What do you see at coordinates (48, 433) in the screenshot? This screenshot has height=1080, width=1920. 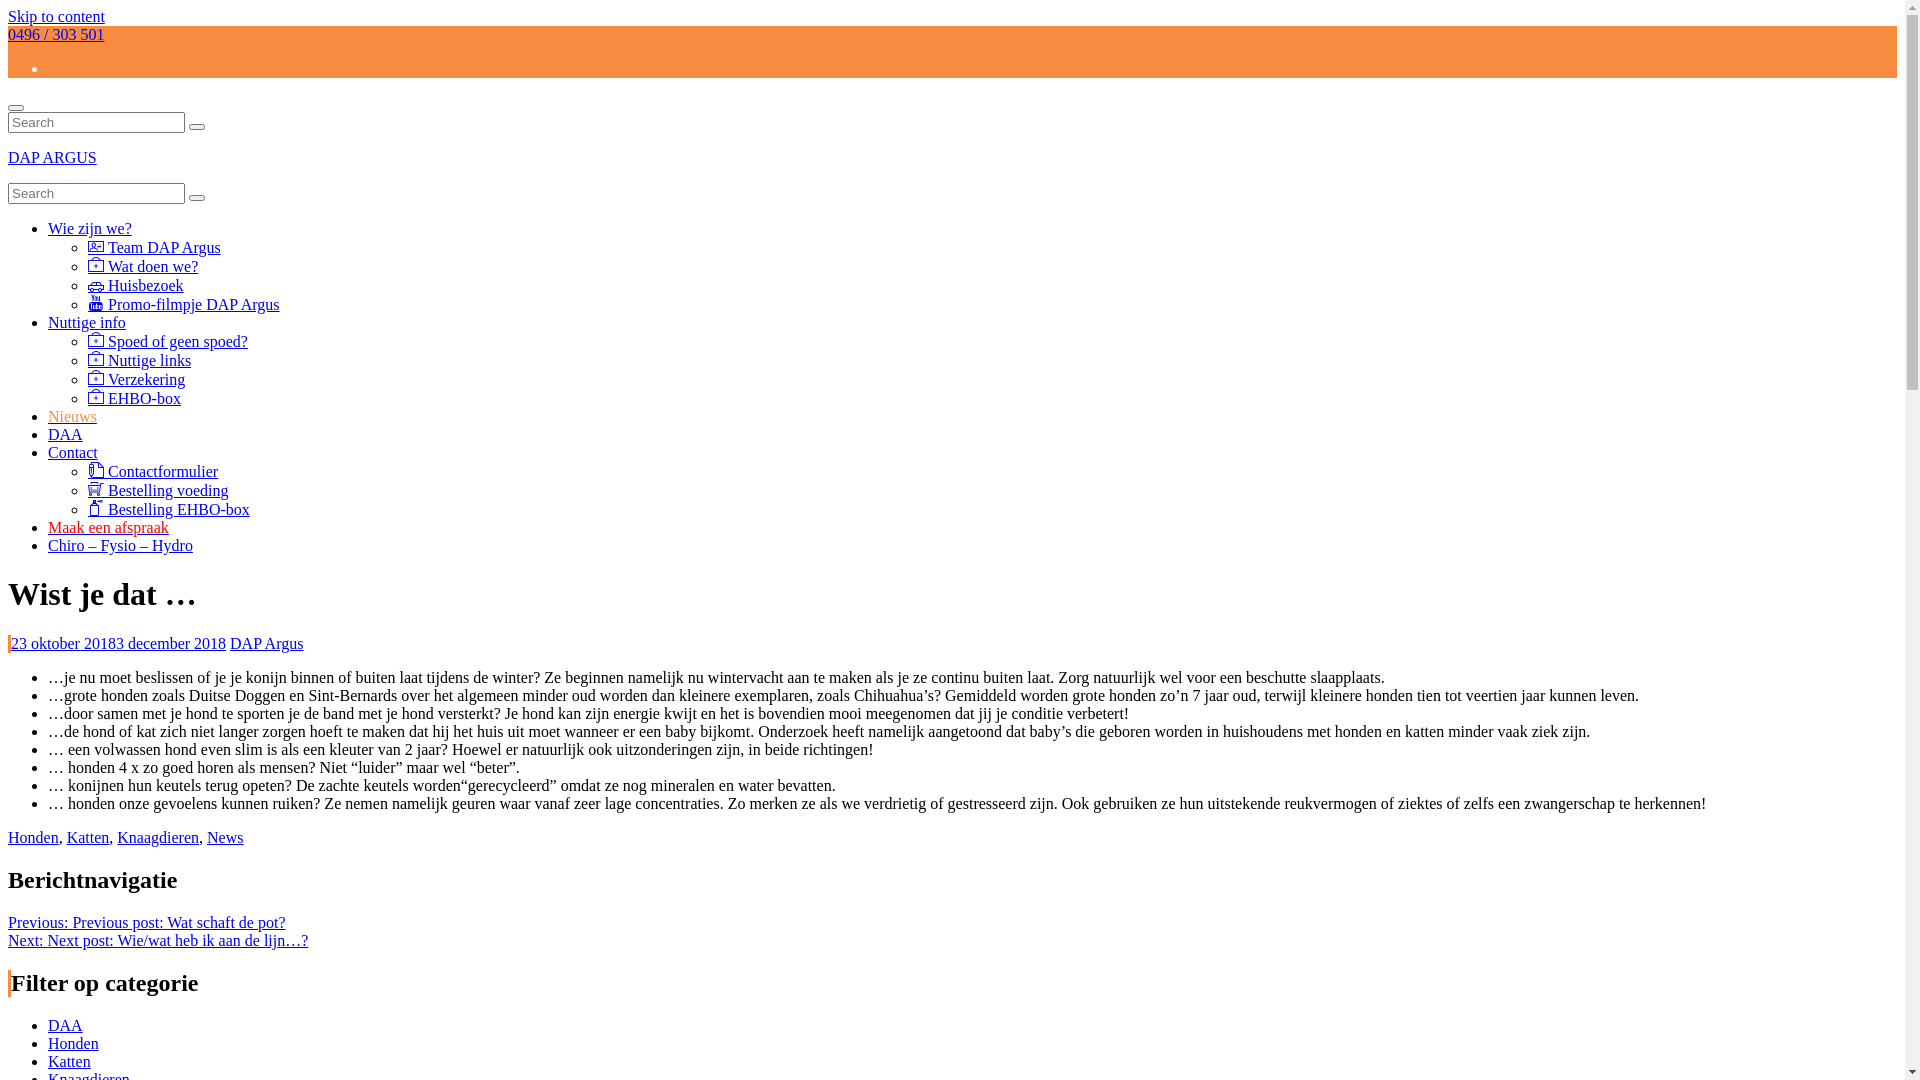 I see `'DAA'` at bounding box center [48, 433].